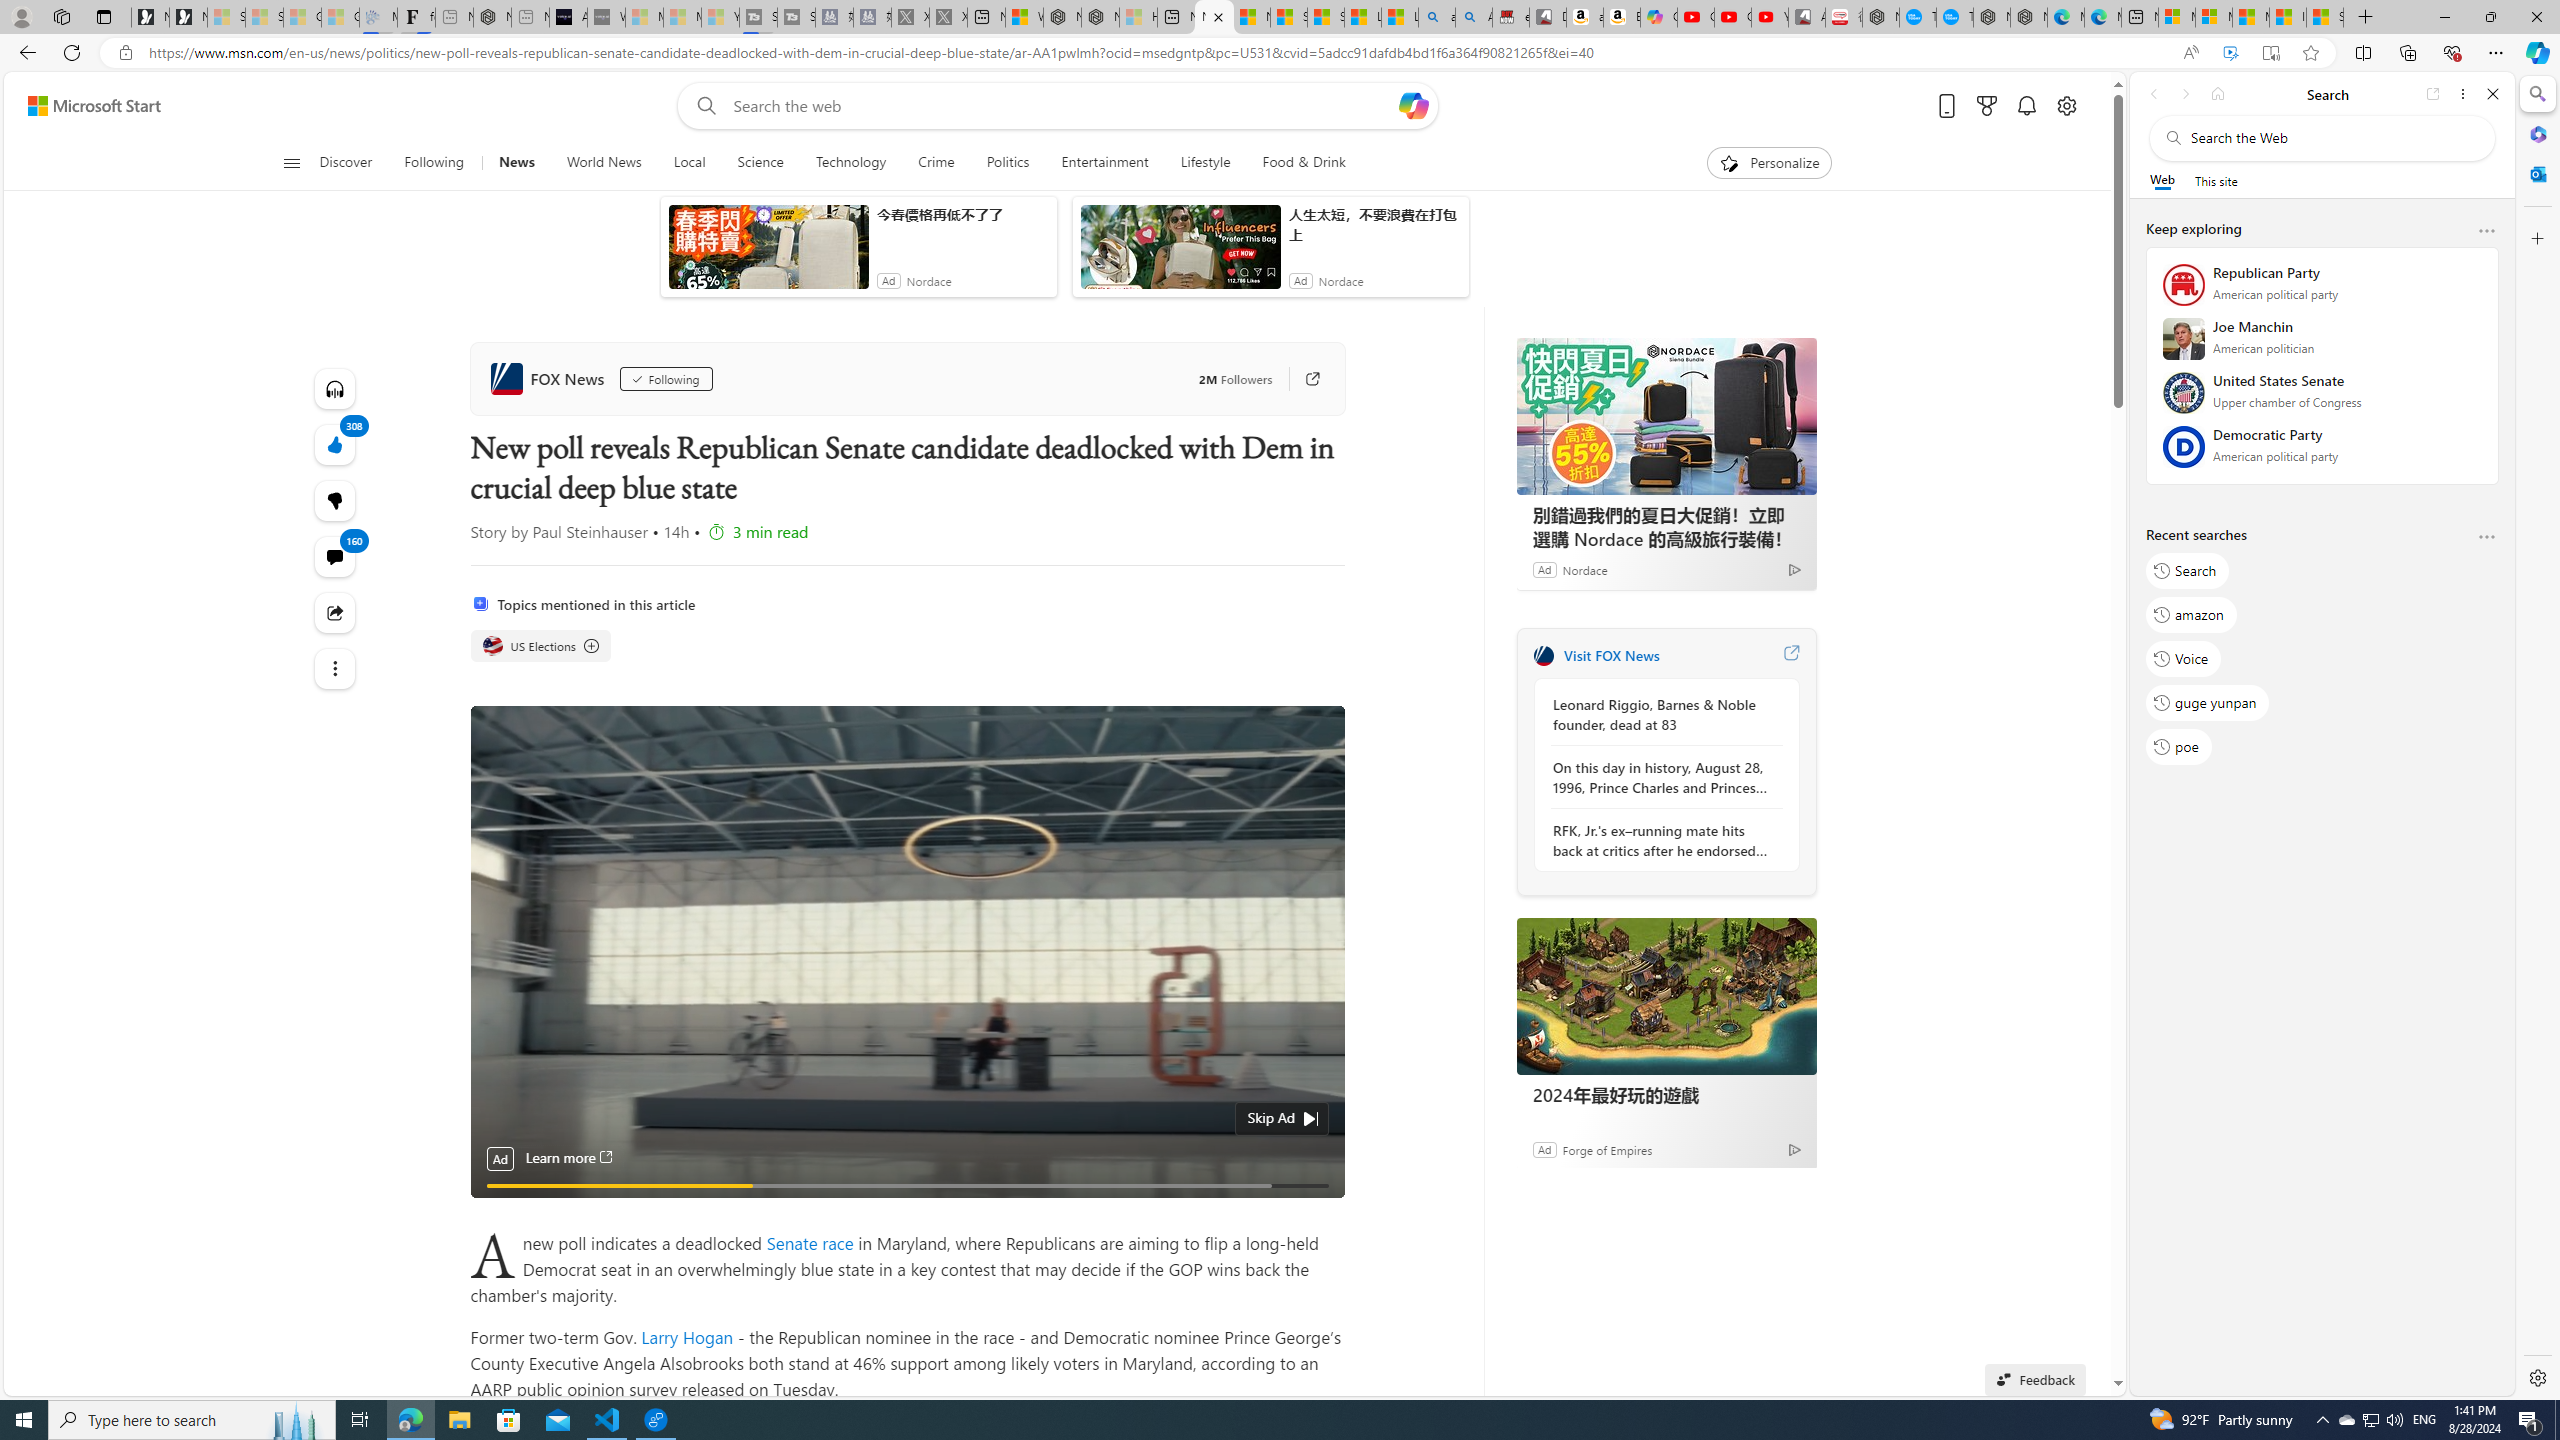  I want to click on 'Nordace - #1 Japanese Best-Seller - Siena Smart Backpack', so click(492, 16).